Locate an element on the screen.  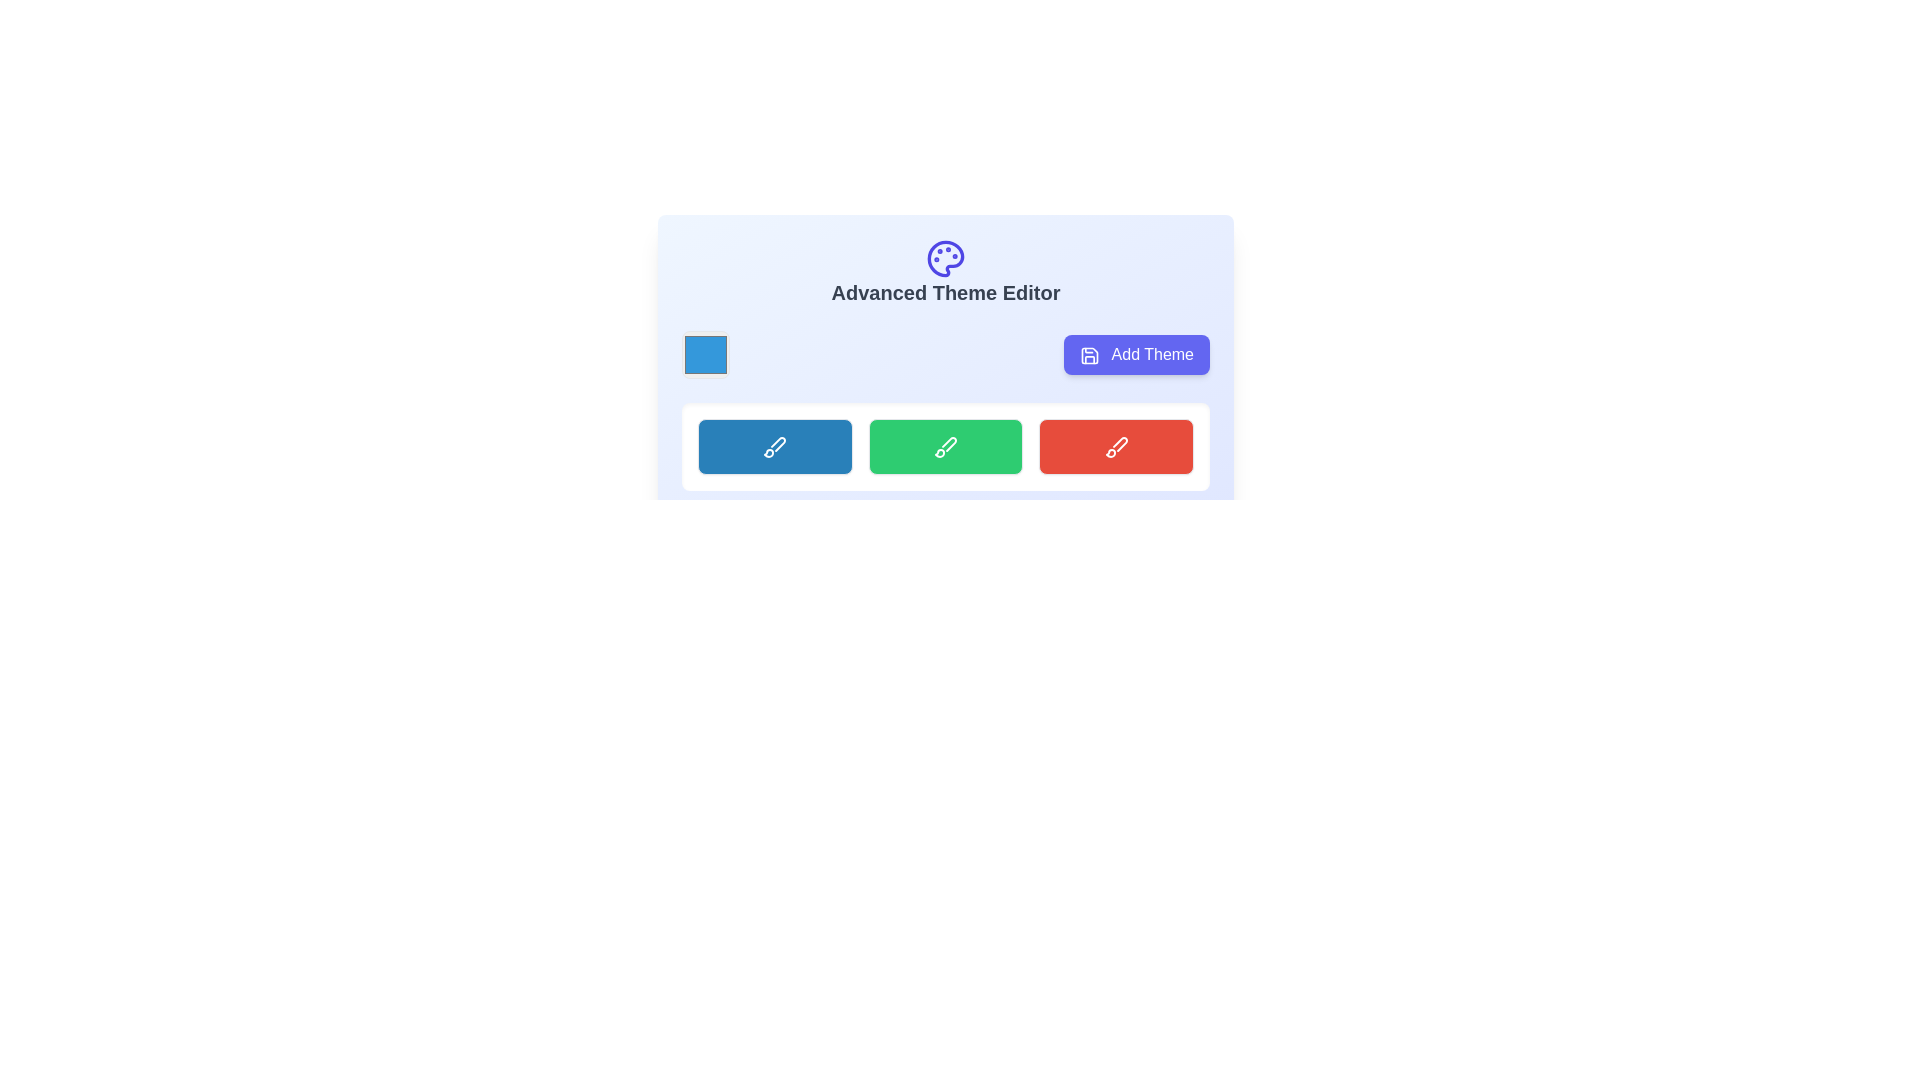
the rightmost button in the group of three colored buttons, which is an icon resembling a brush on a red square button is located at coordinates (1115, 446).